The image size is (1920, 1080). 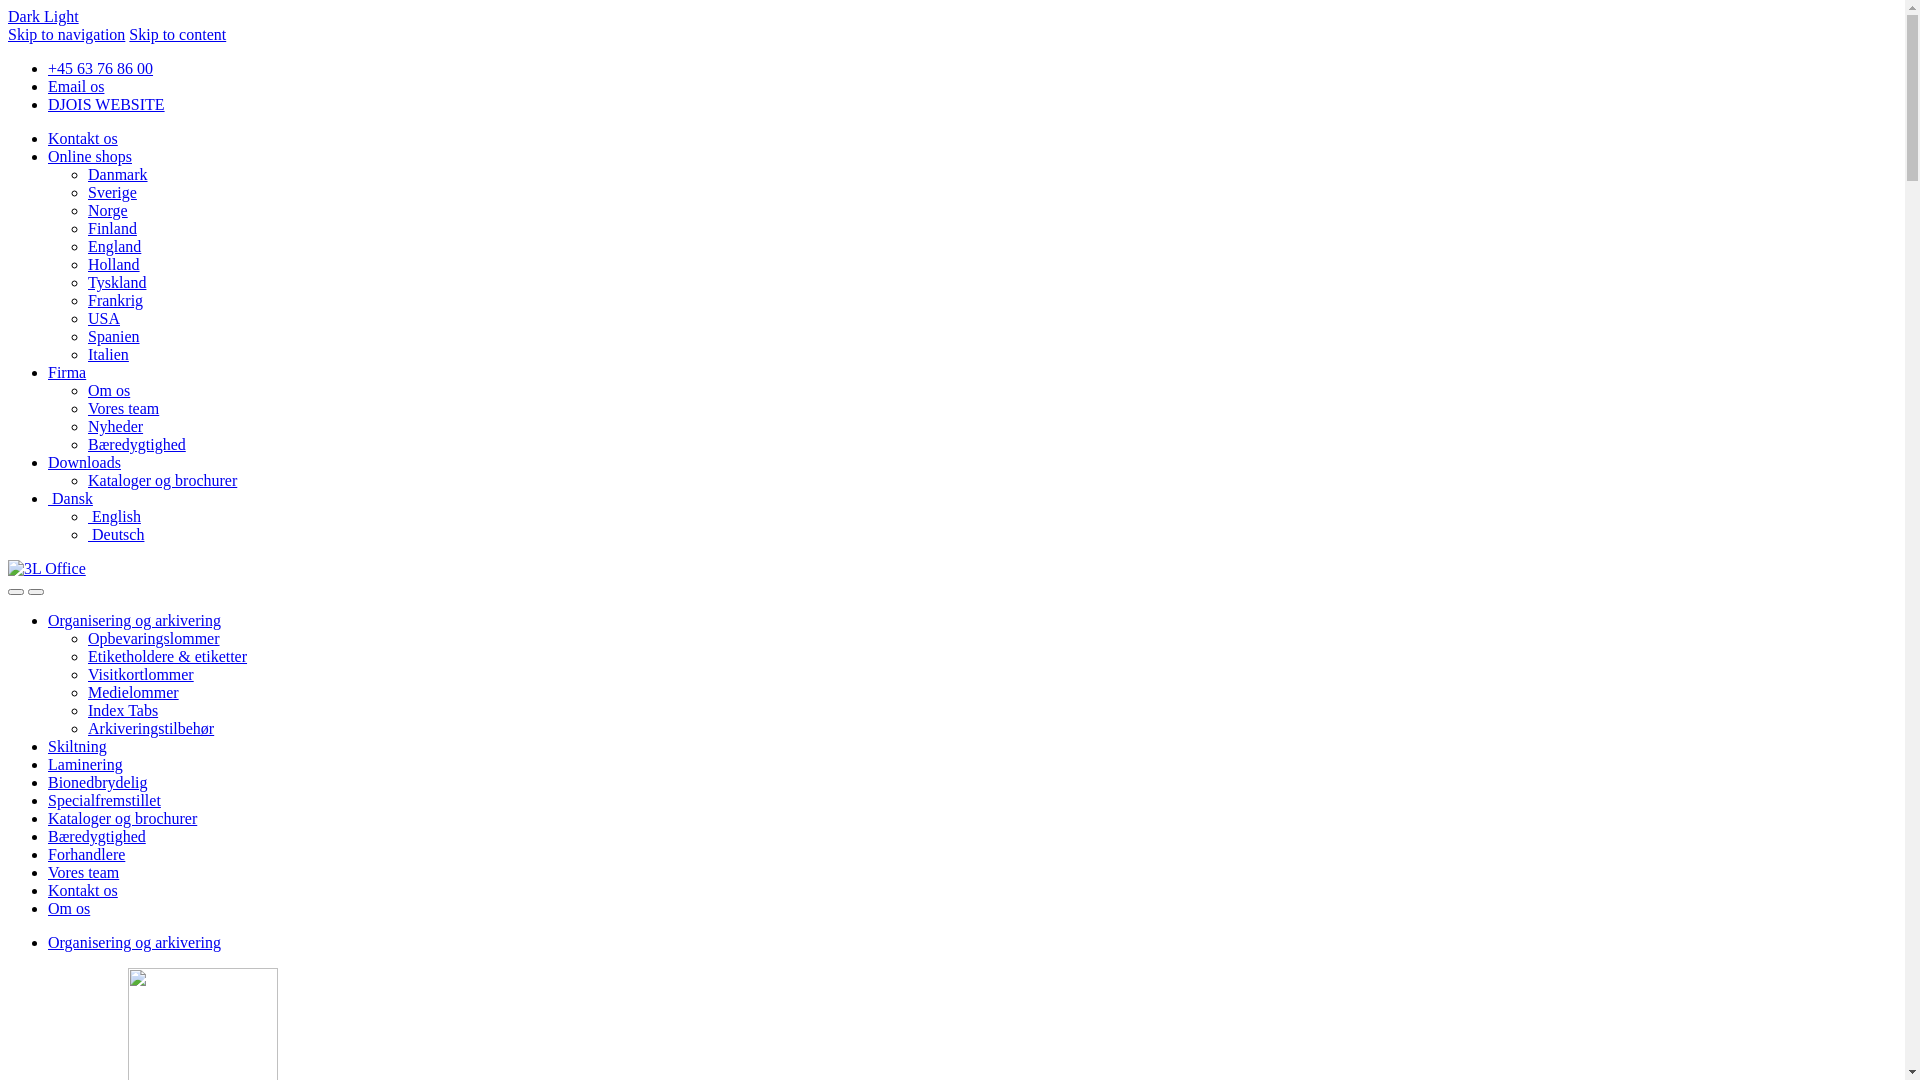 What do you see at coordinates (66, 34) in the screenshot?
I see `'Skip to navigation'` at bounding box center [66, 34].